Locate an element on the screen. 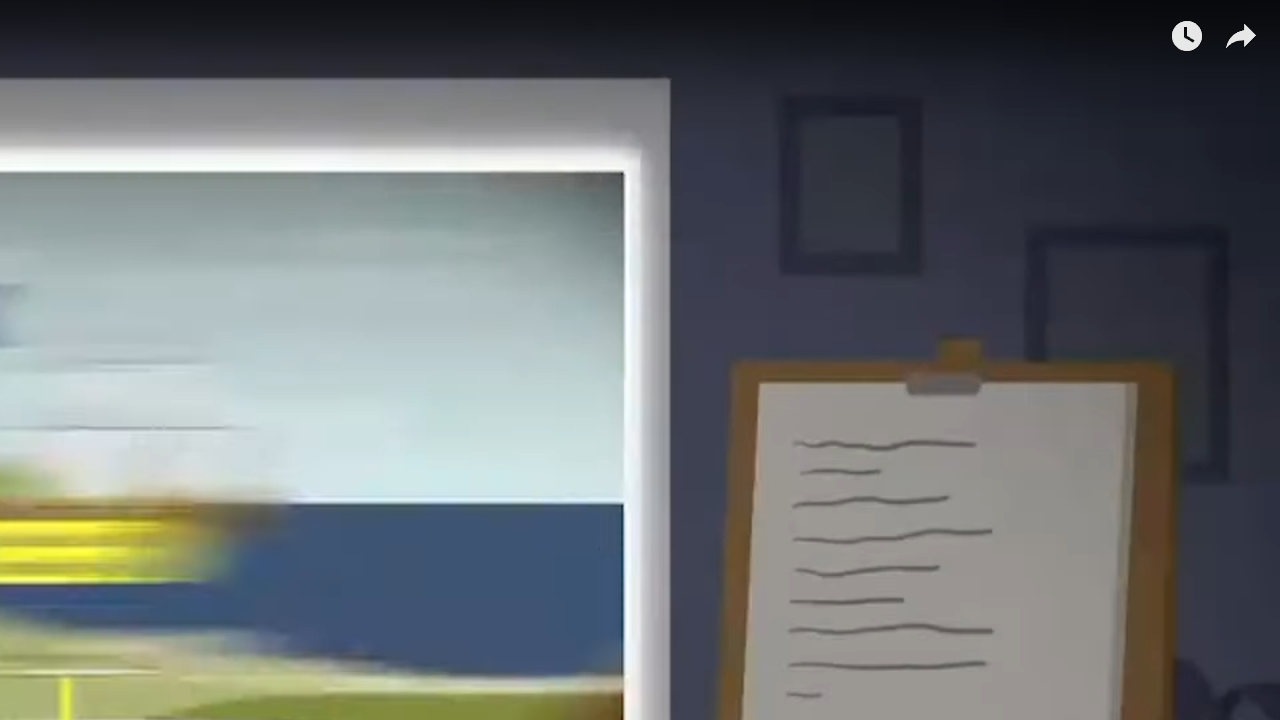 The width and height of the screenshot is (1280, 720). 'Share' is located at coordinates (1239, 31).